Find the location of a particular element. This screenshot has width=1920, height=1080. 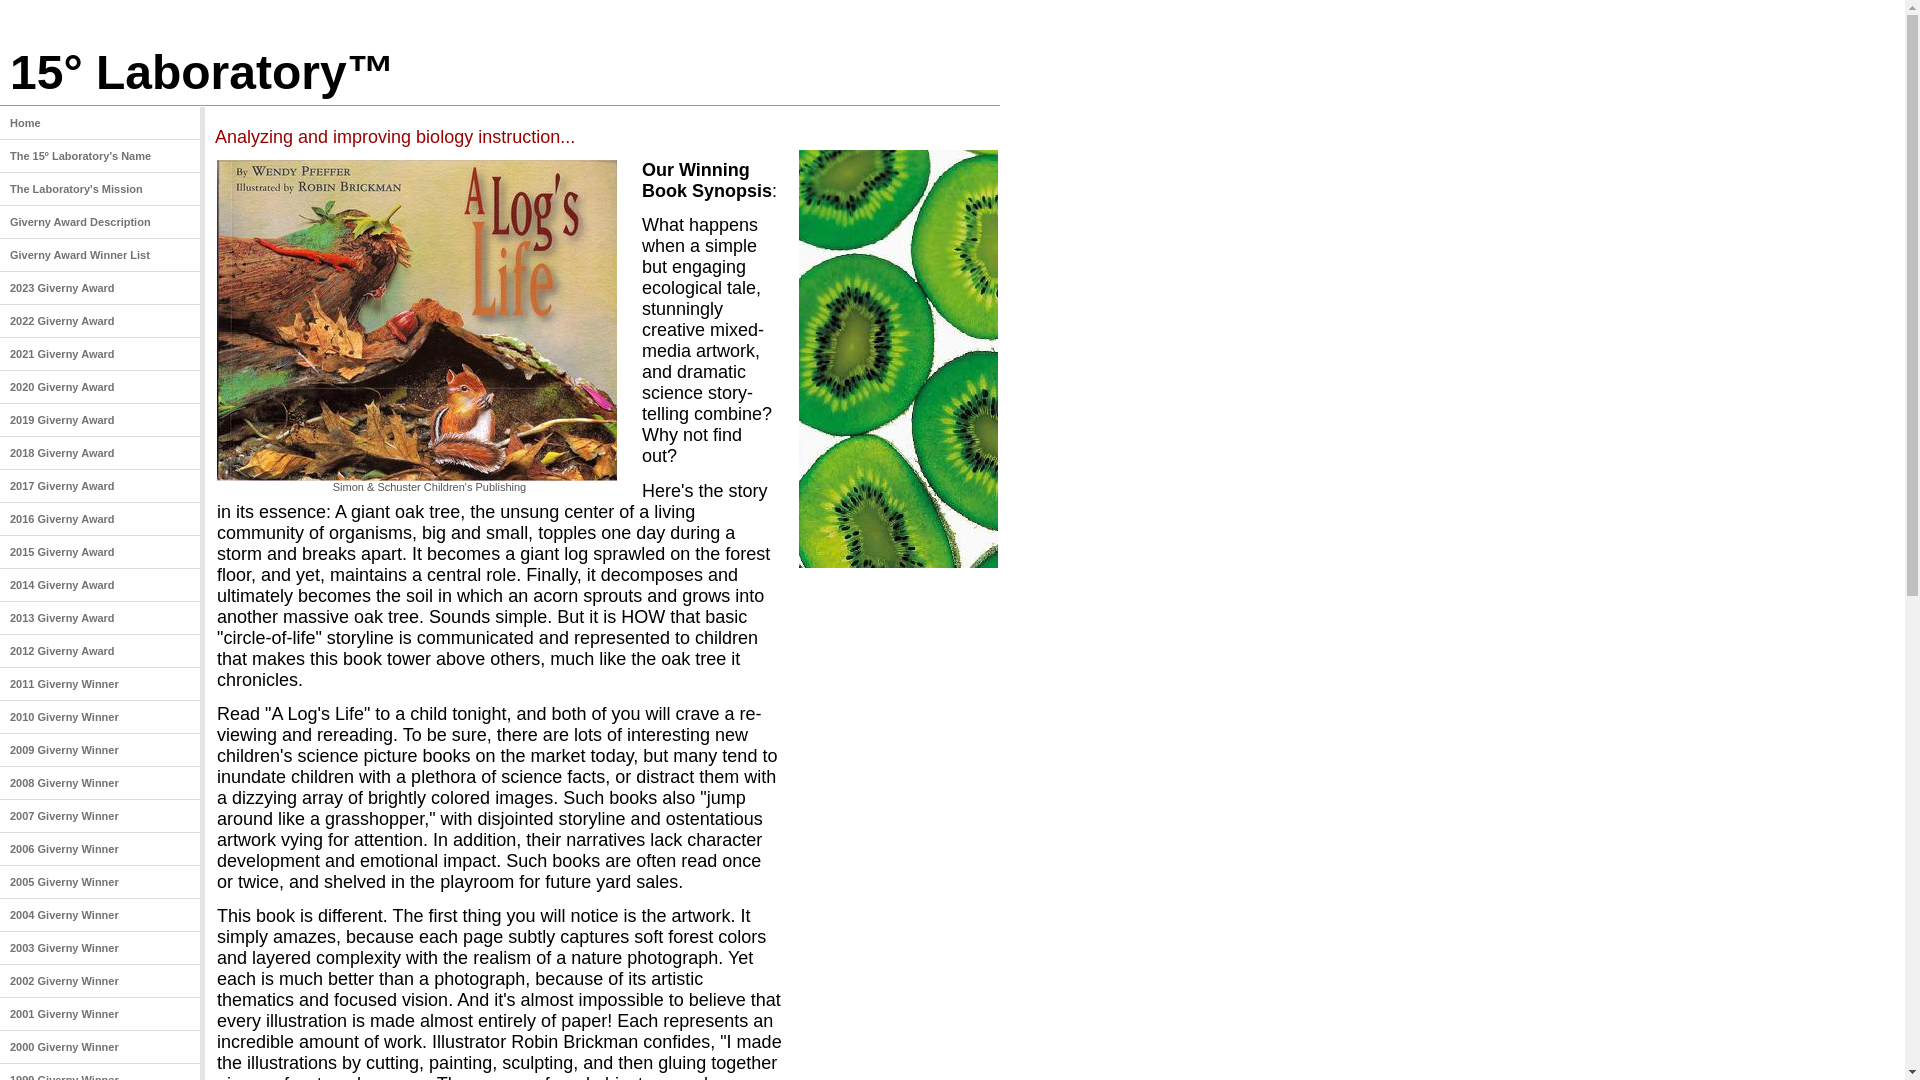

'2014 Giverny Award' is located at coordinates (0, 585).